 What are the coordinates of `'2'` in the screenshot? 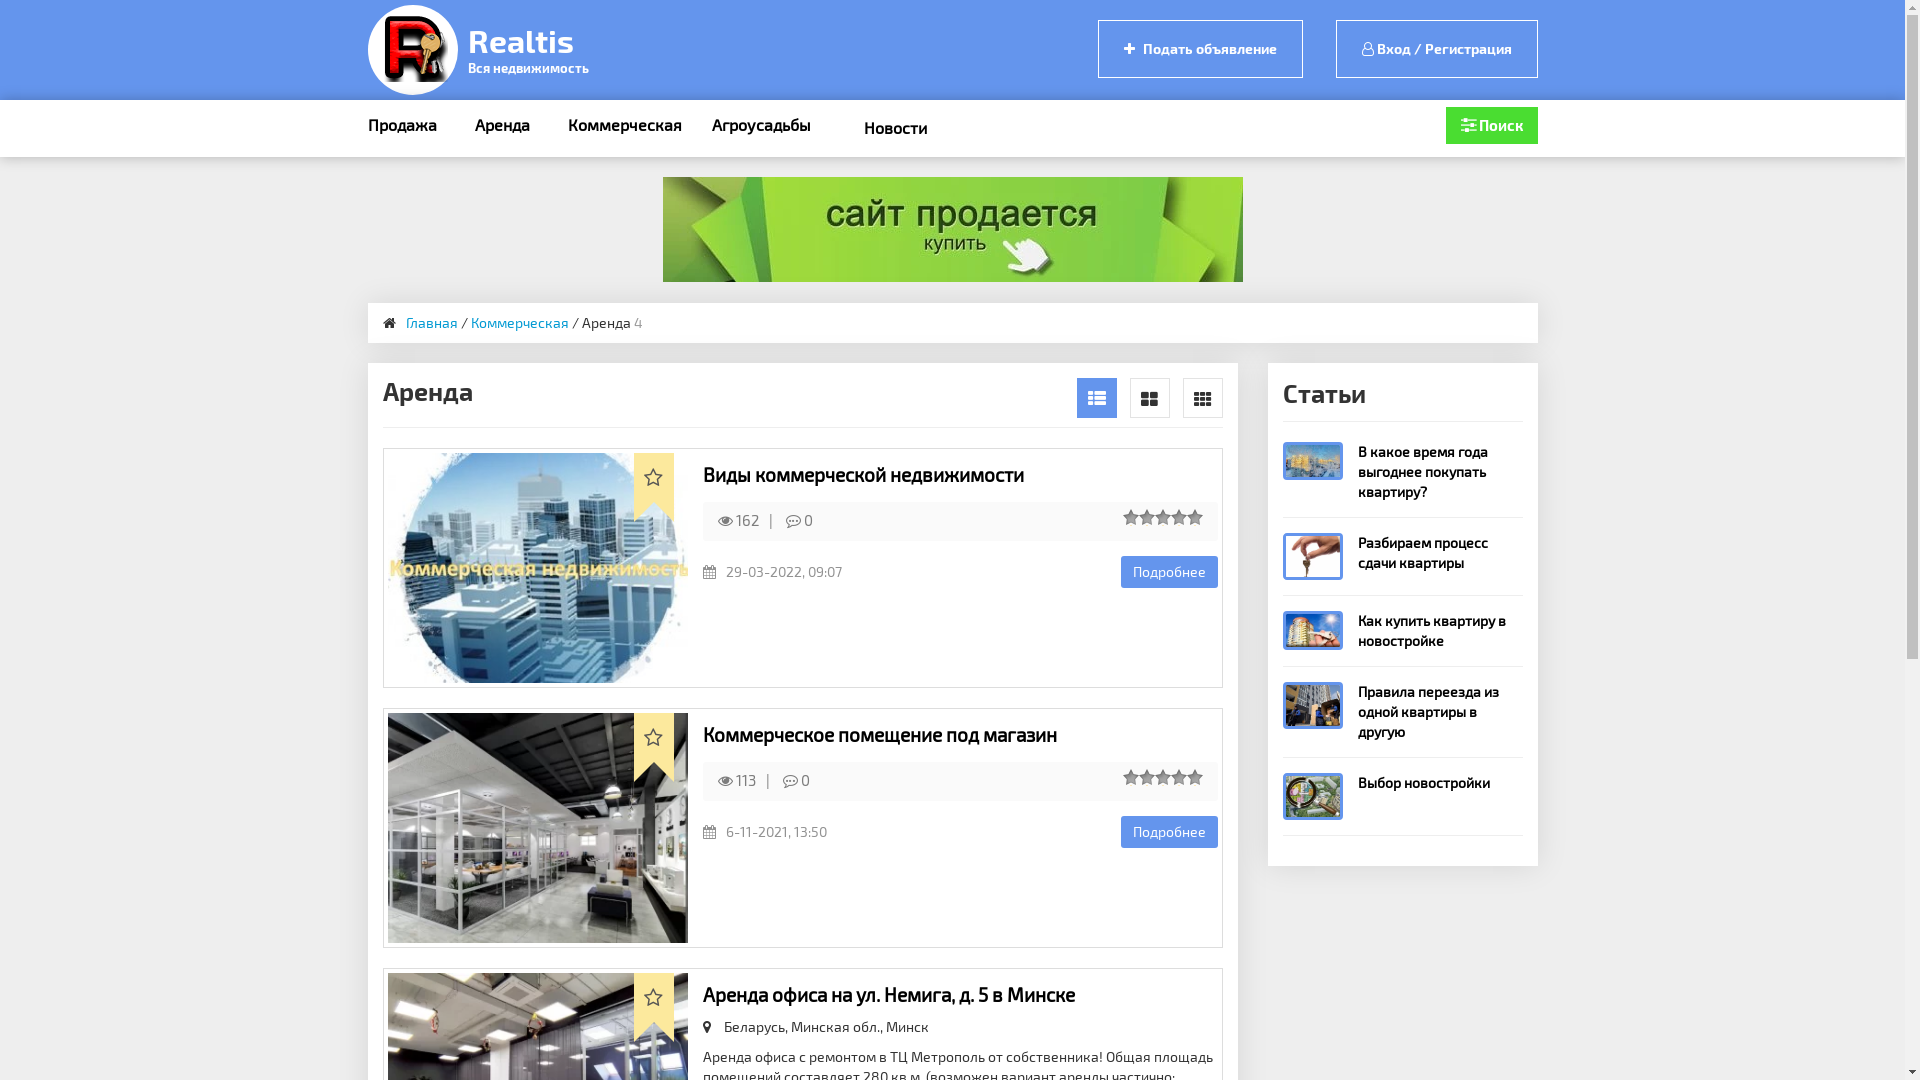 It's located at (1148, 776).